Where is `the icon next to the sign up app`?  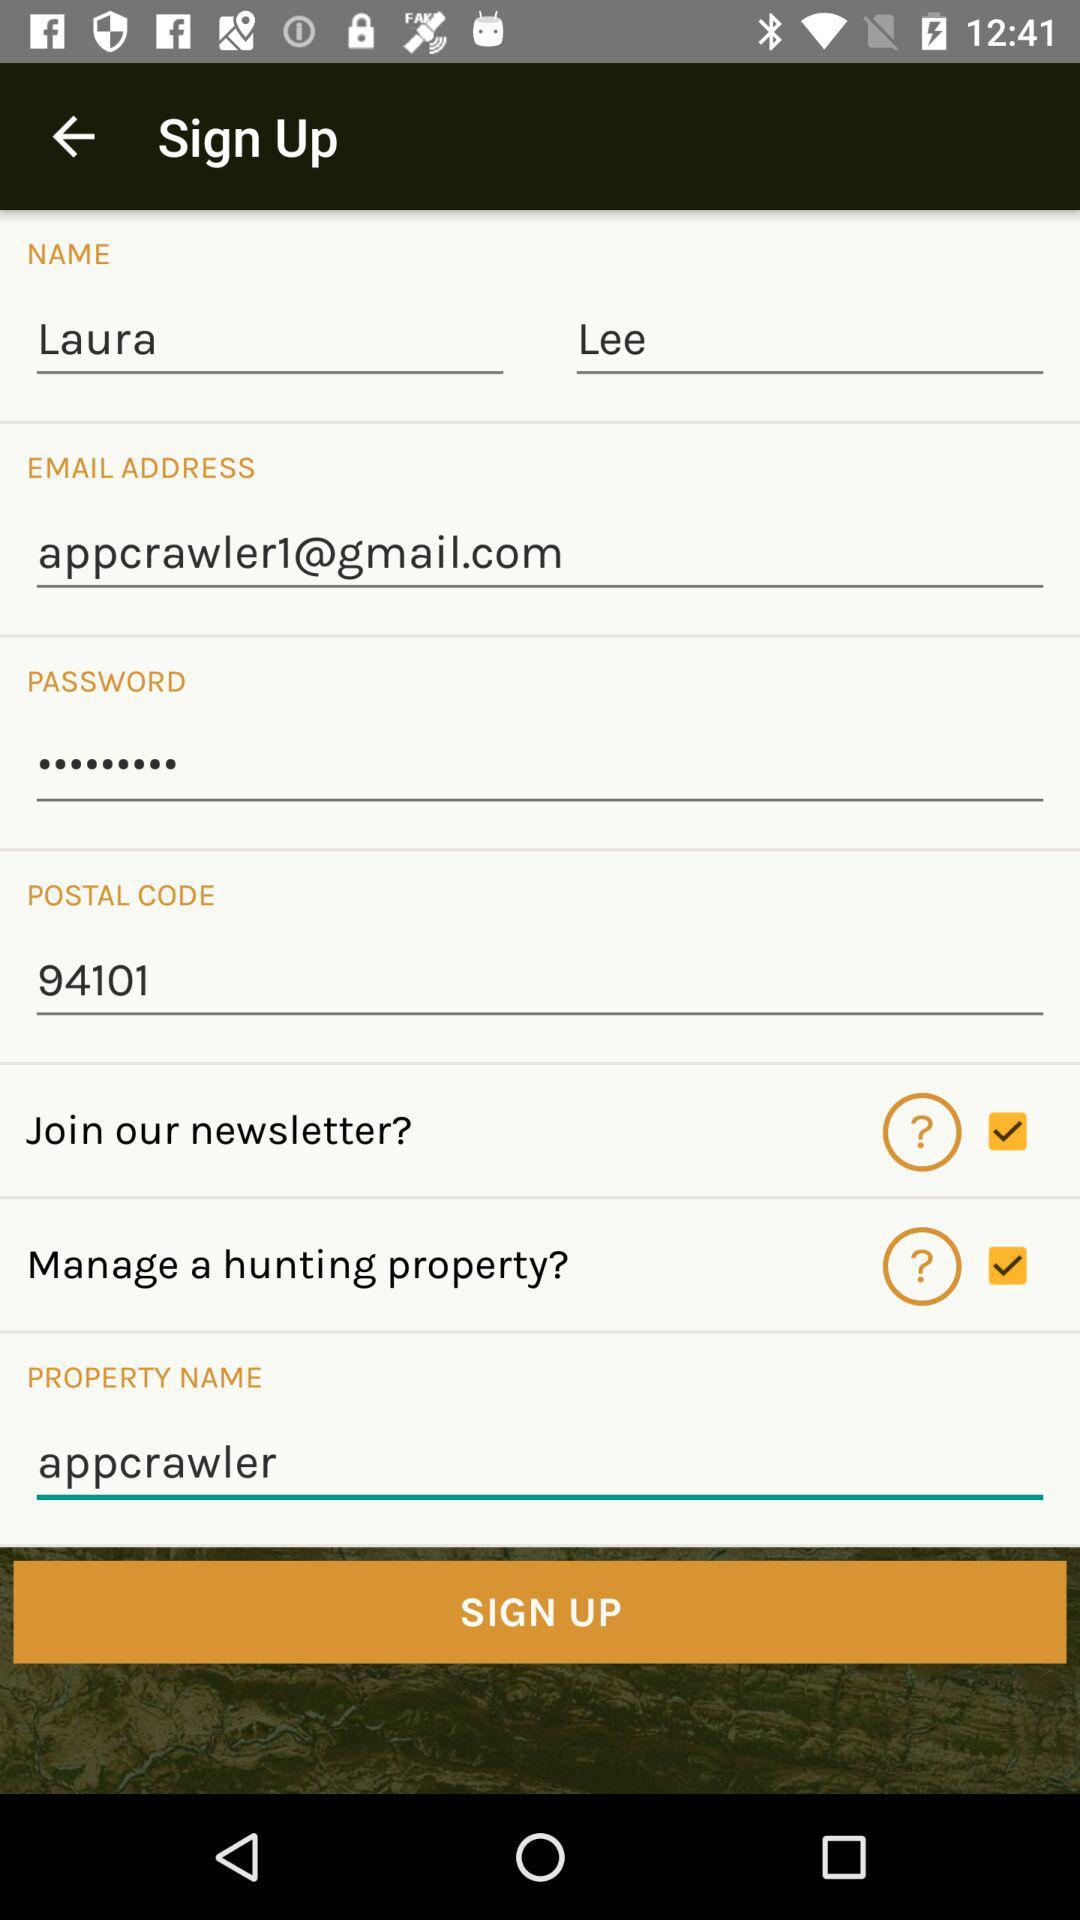
the icon next to the sign up app is located at coordinates (72, 135).